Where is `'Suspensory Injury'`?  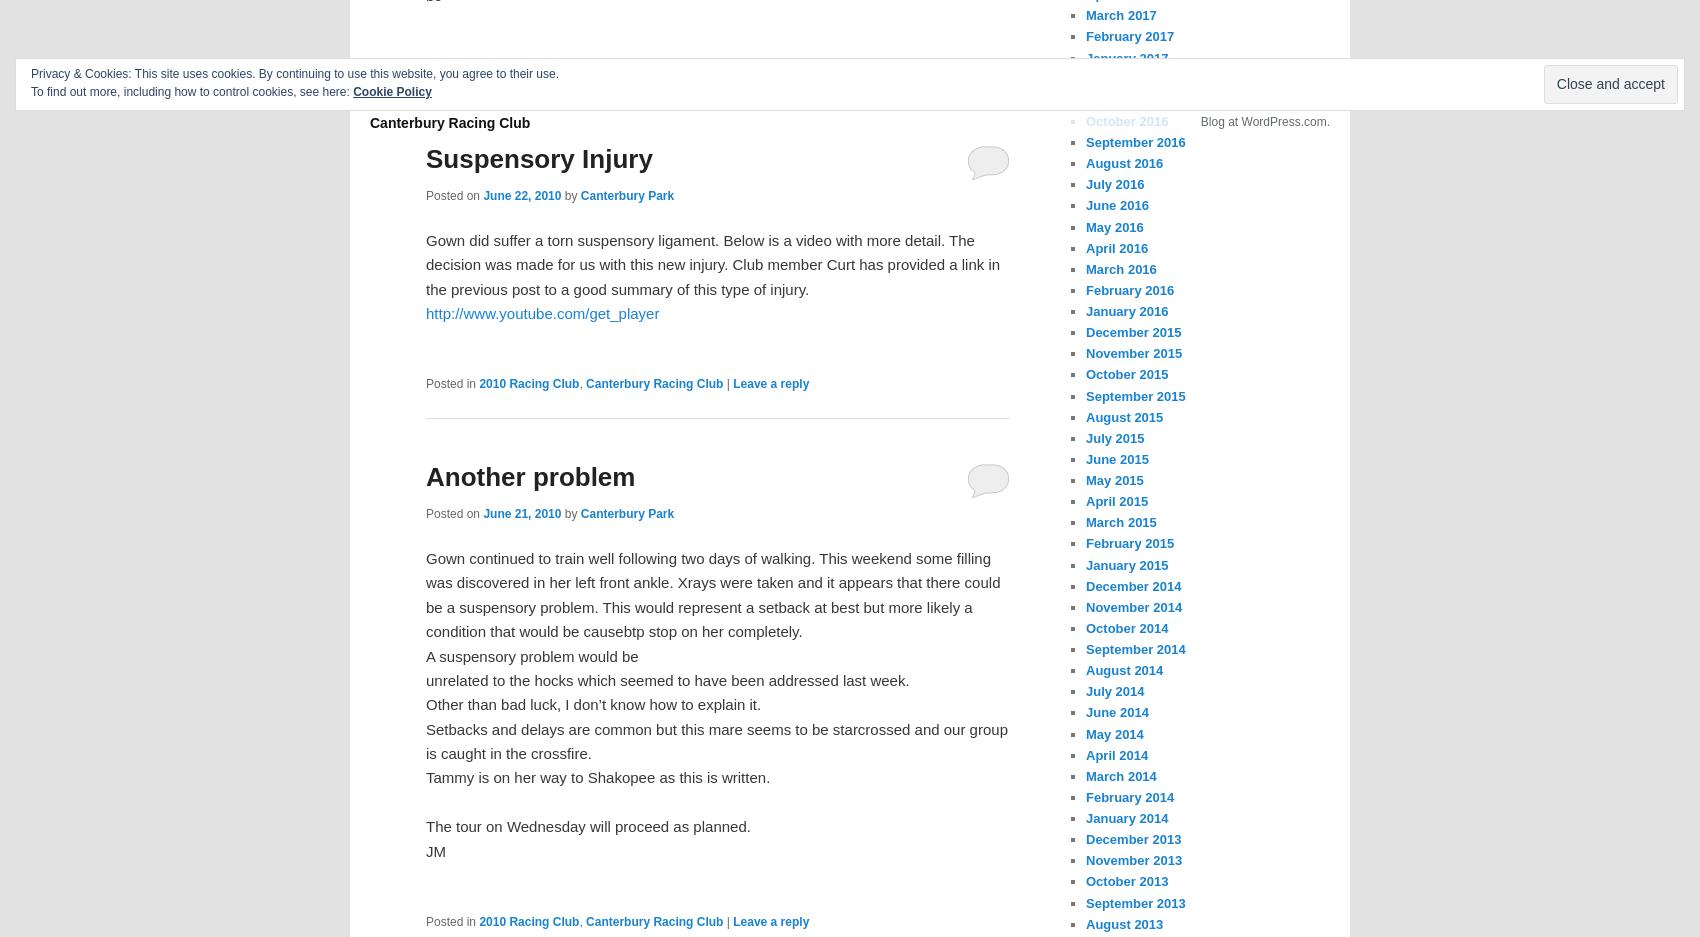 'Suspensory Injury' is located at coordinates (538, 156).